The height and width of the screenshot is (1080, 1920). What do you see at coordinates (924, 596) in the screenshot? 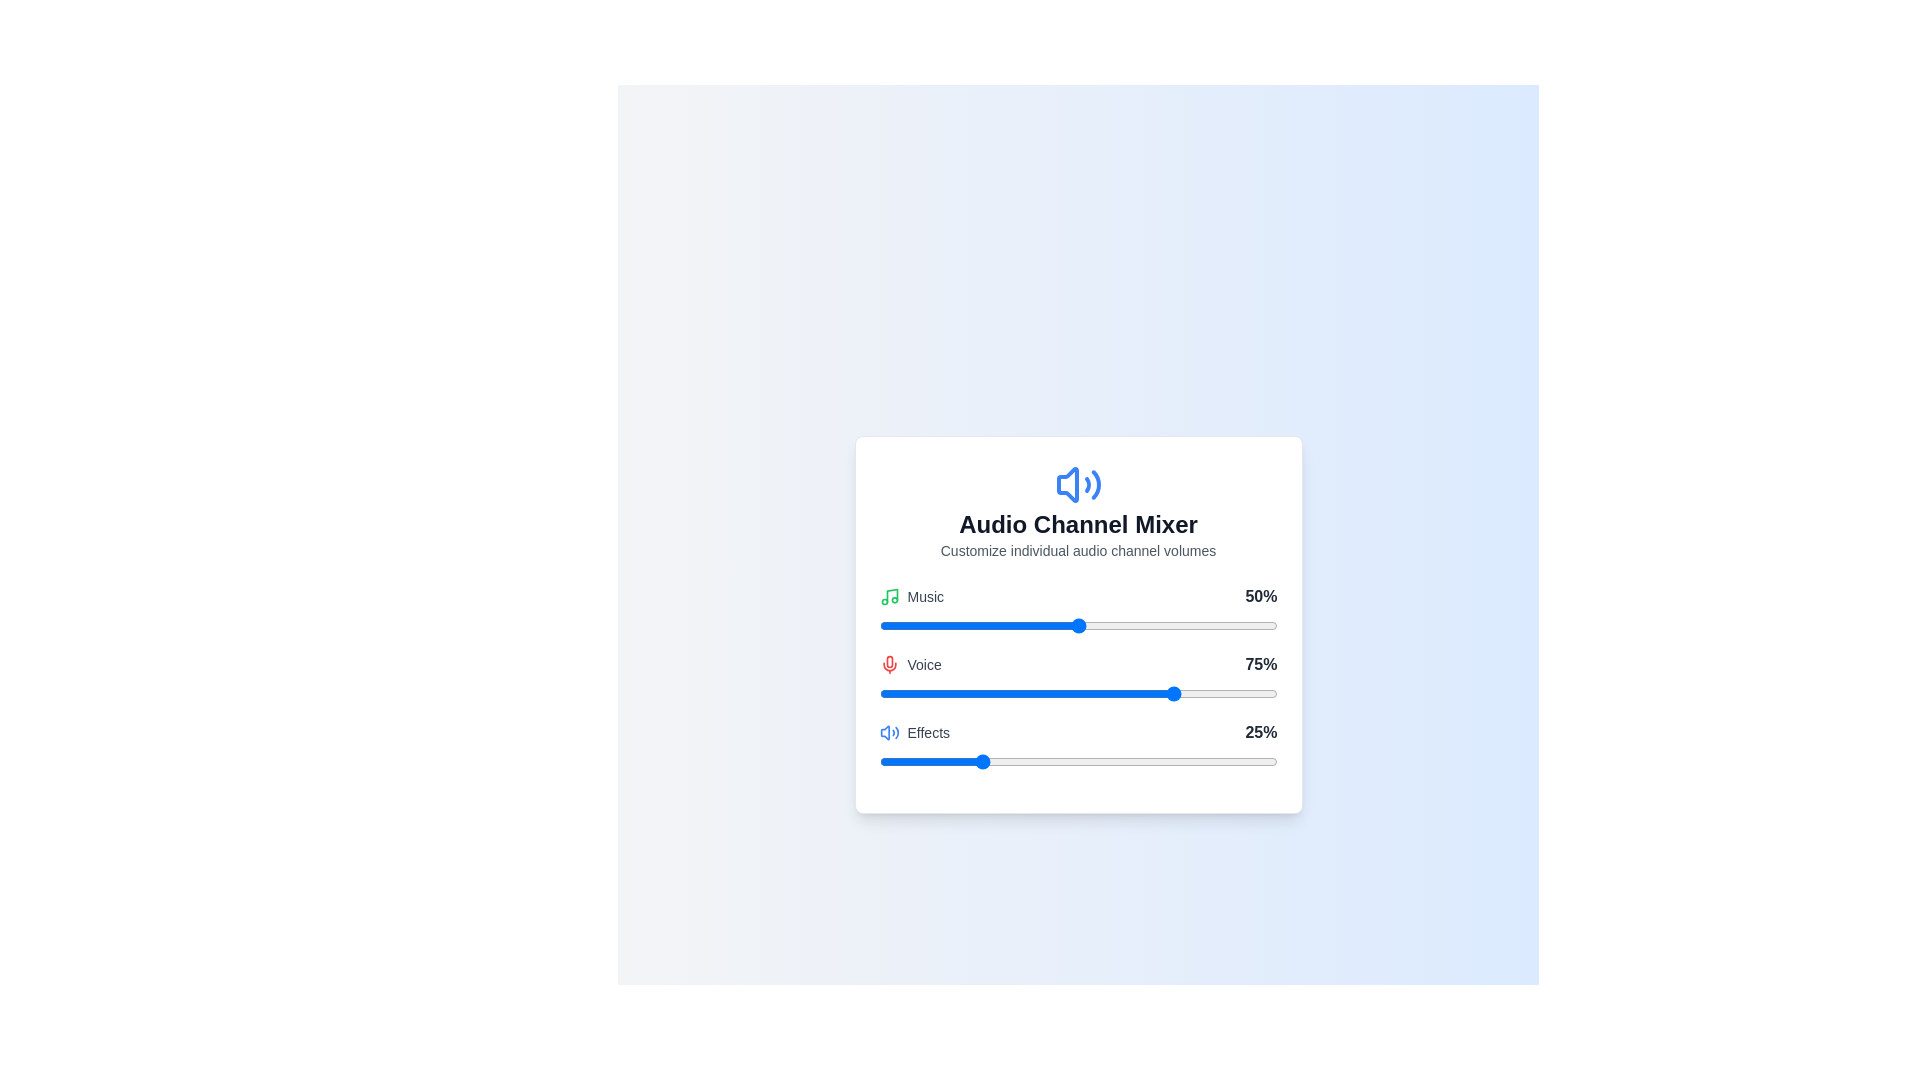
I see `the 'Music' text label, which is displayed in gray font and is part of the audio channel interface, located adjacent to a green music note icon` at bounding box center [924, 596].